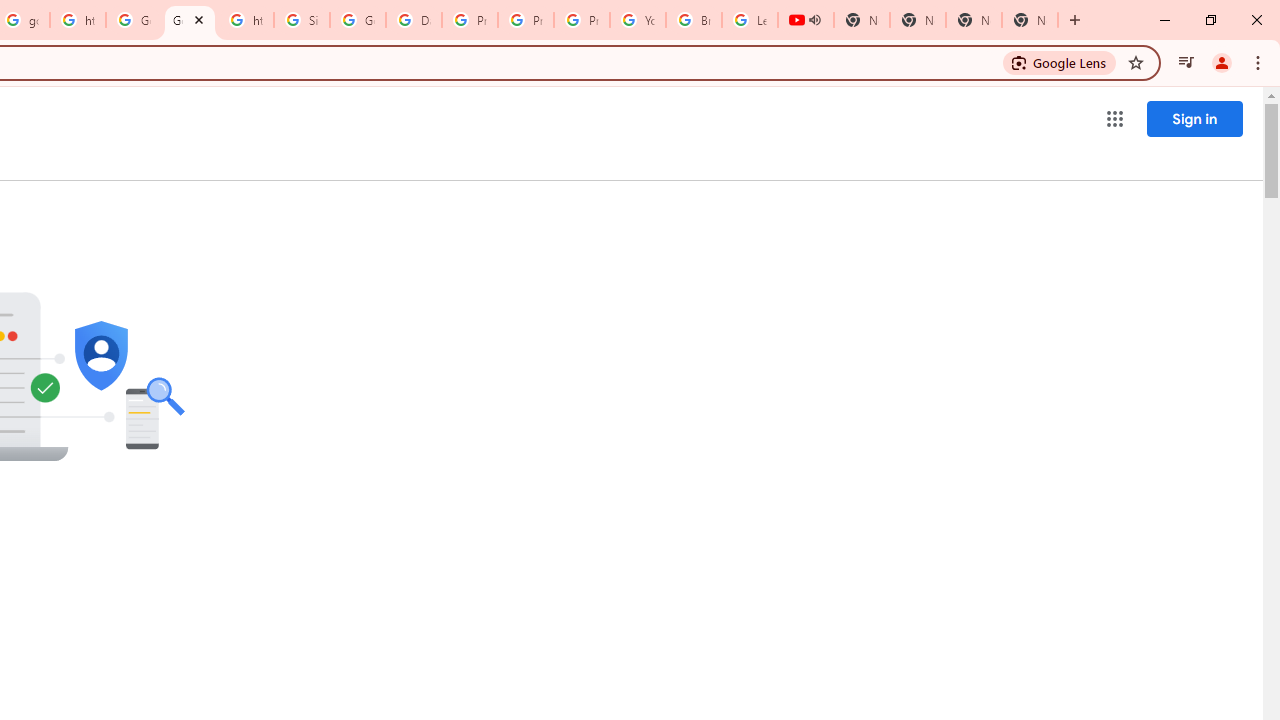 The width and height of the screenshot is (1280, 720). I want to click on 'New Tab', so click(1030, 20).